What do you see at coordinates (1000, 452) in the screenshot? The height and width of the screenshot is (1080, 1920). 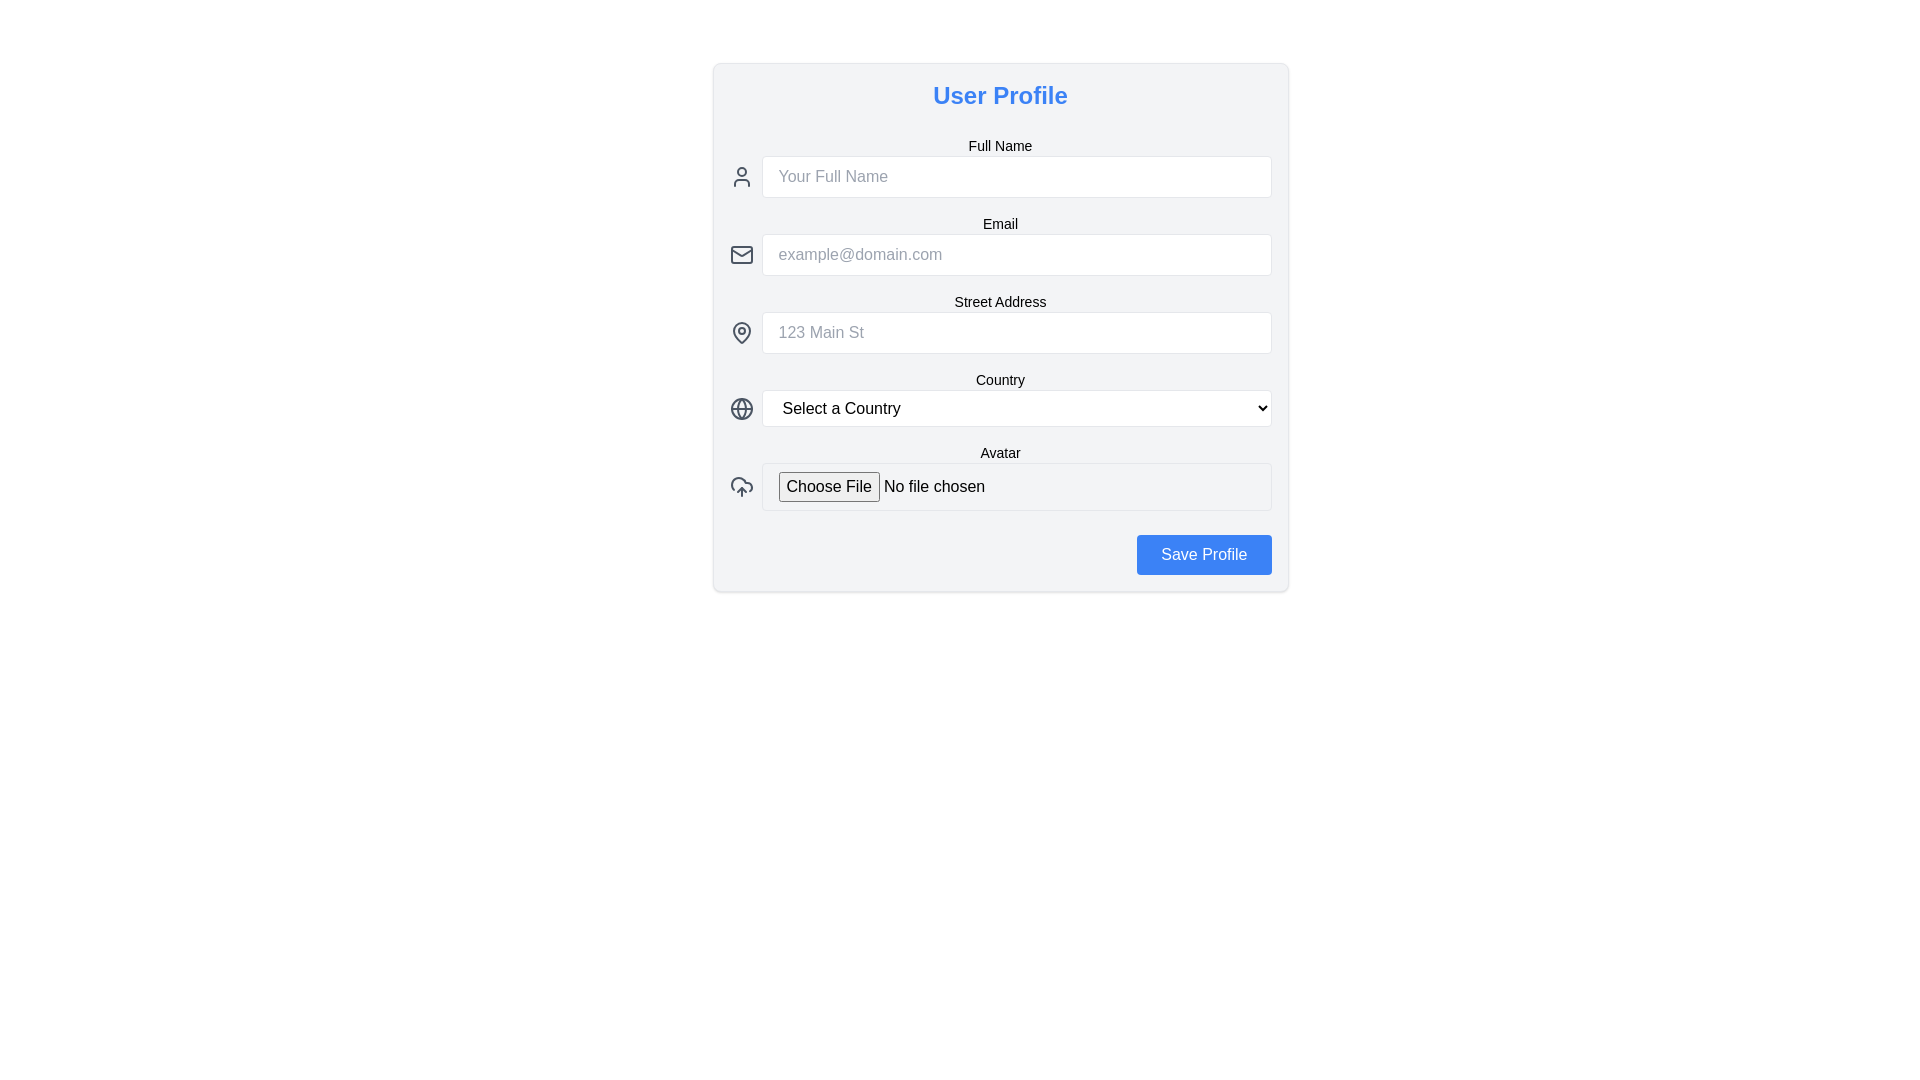 I see `the text label that provides context for the file upload field, which is positioned below the country selection dropdown field` at bounding box center [1000, 452].